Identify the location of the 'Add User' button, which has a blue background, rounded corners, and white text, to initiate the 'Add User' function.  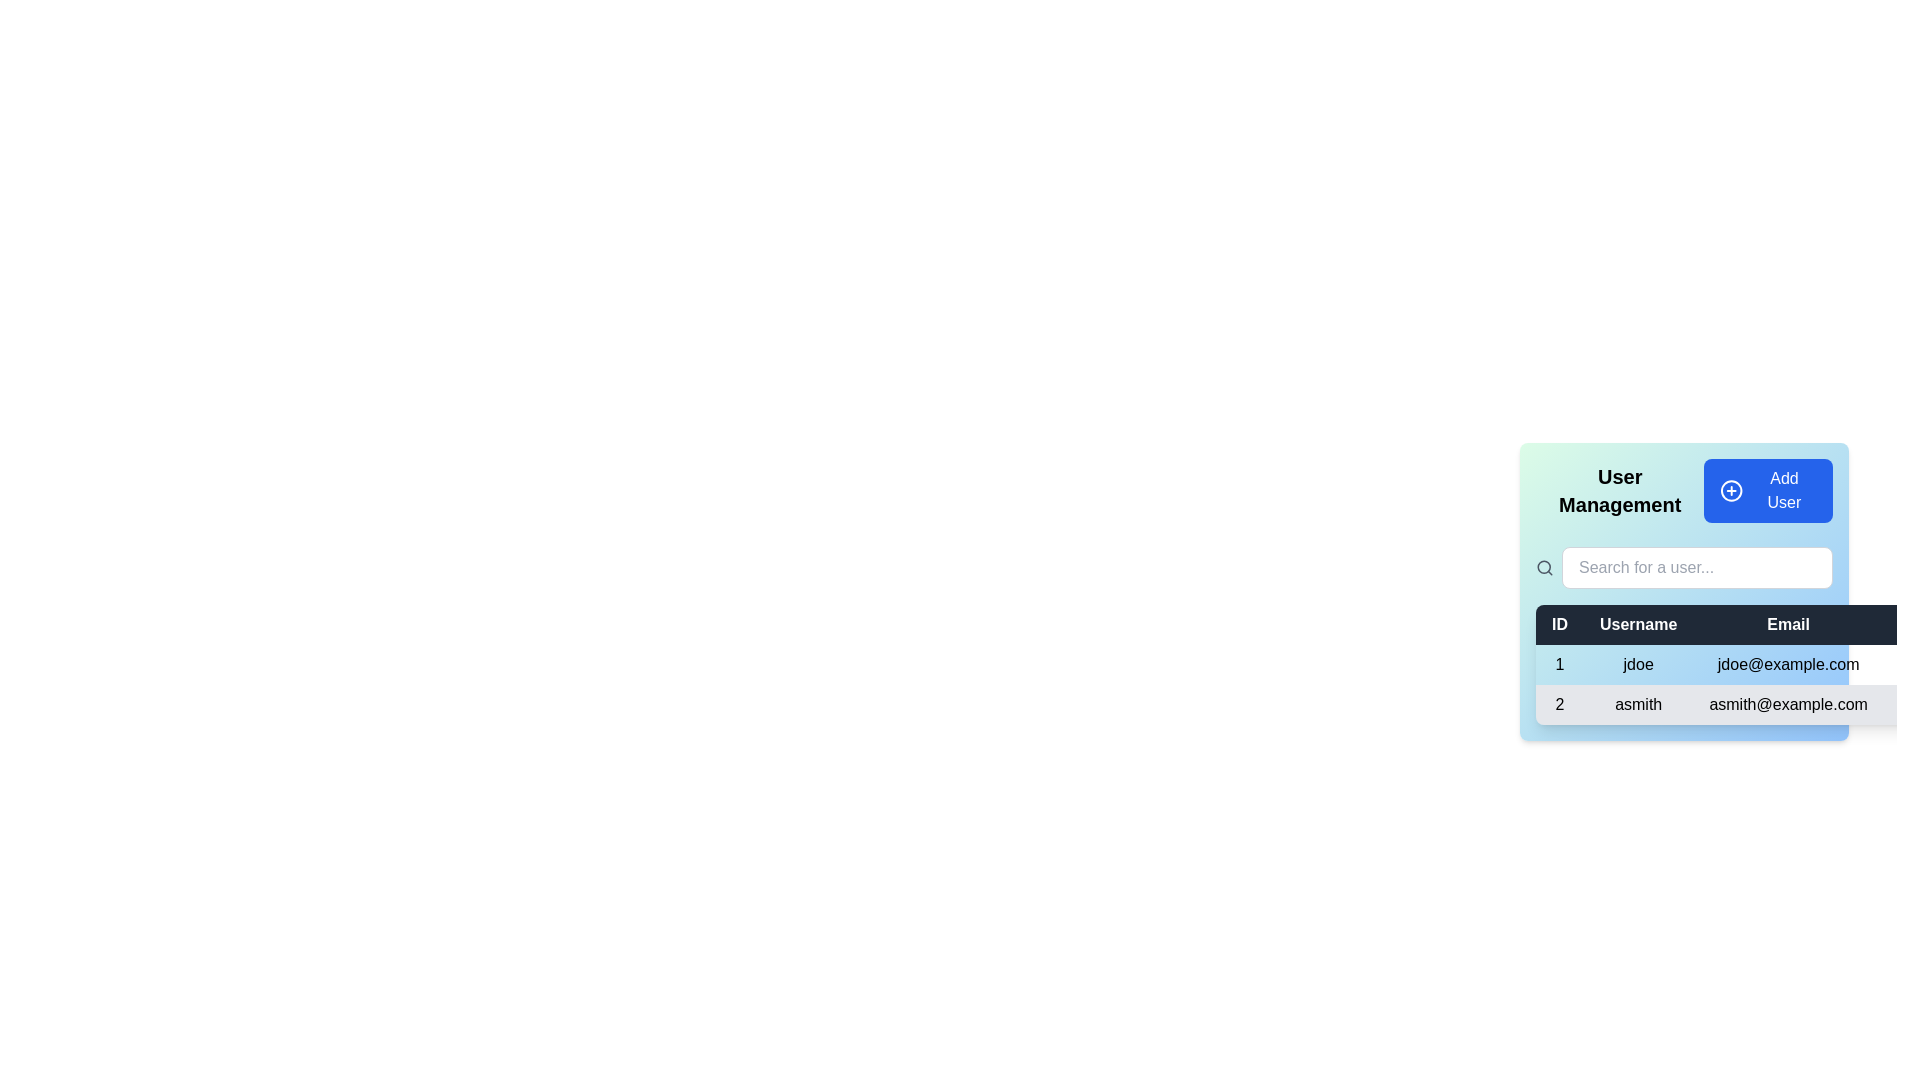
(1768, 490).